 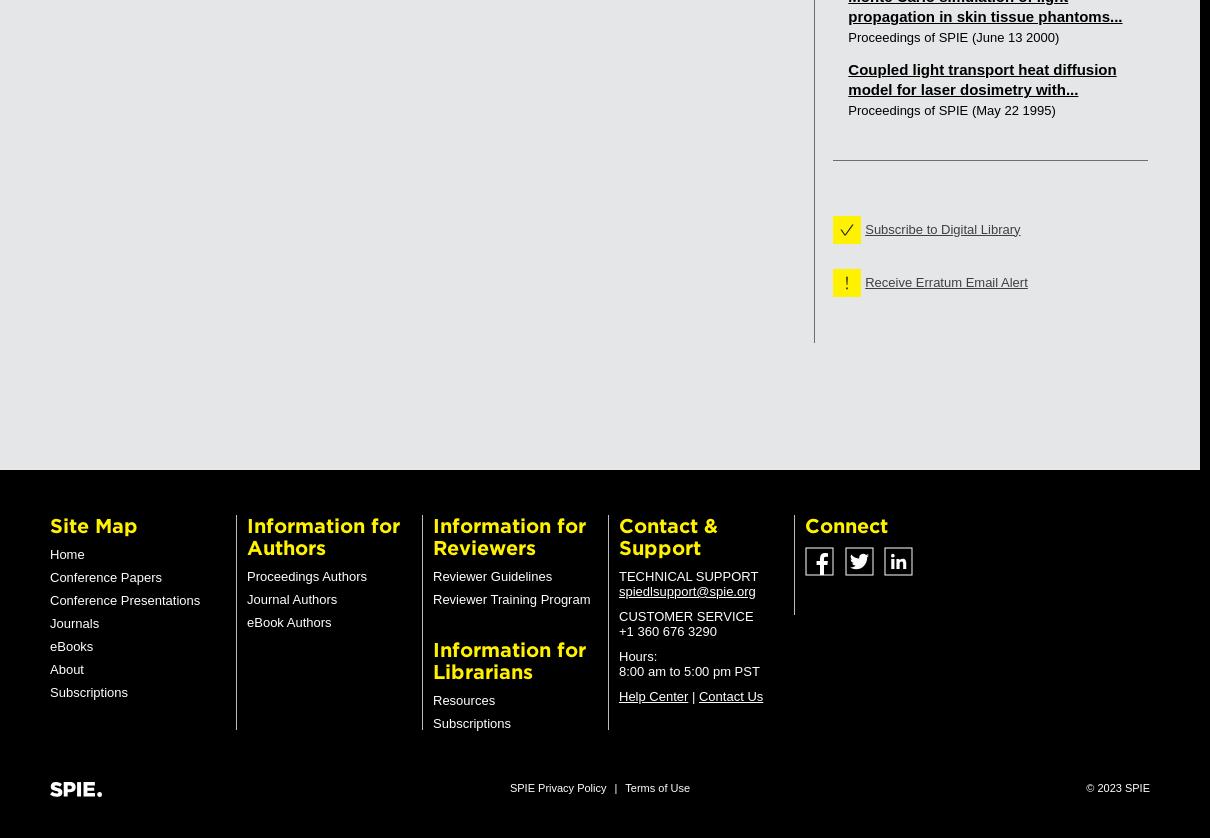 I want to click on 'eBook Authors', so click(x=287, y=622).